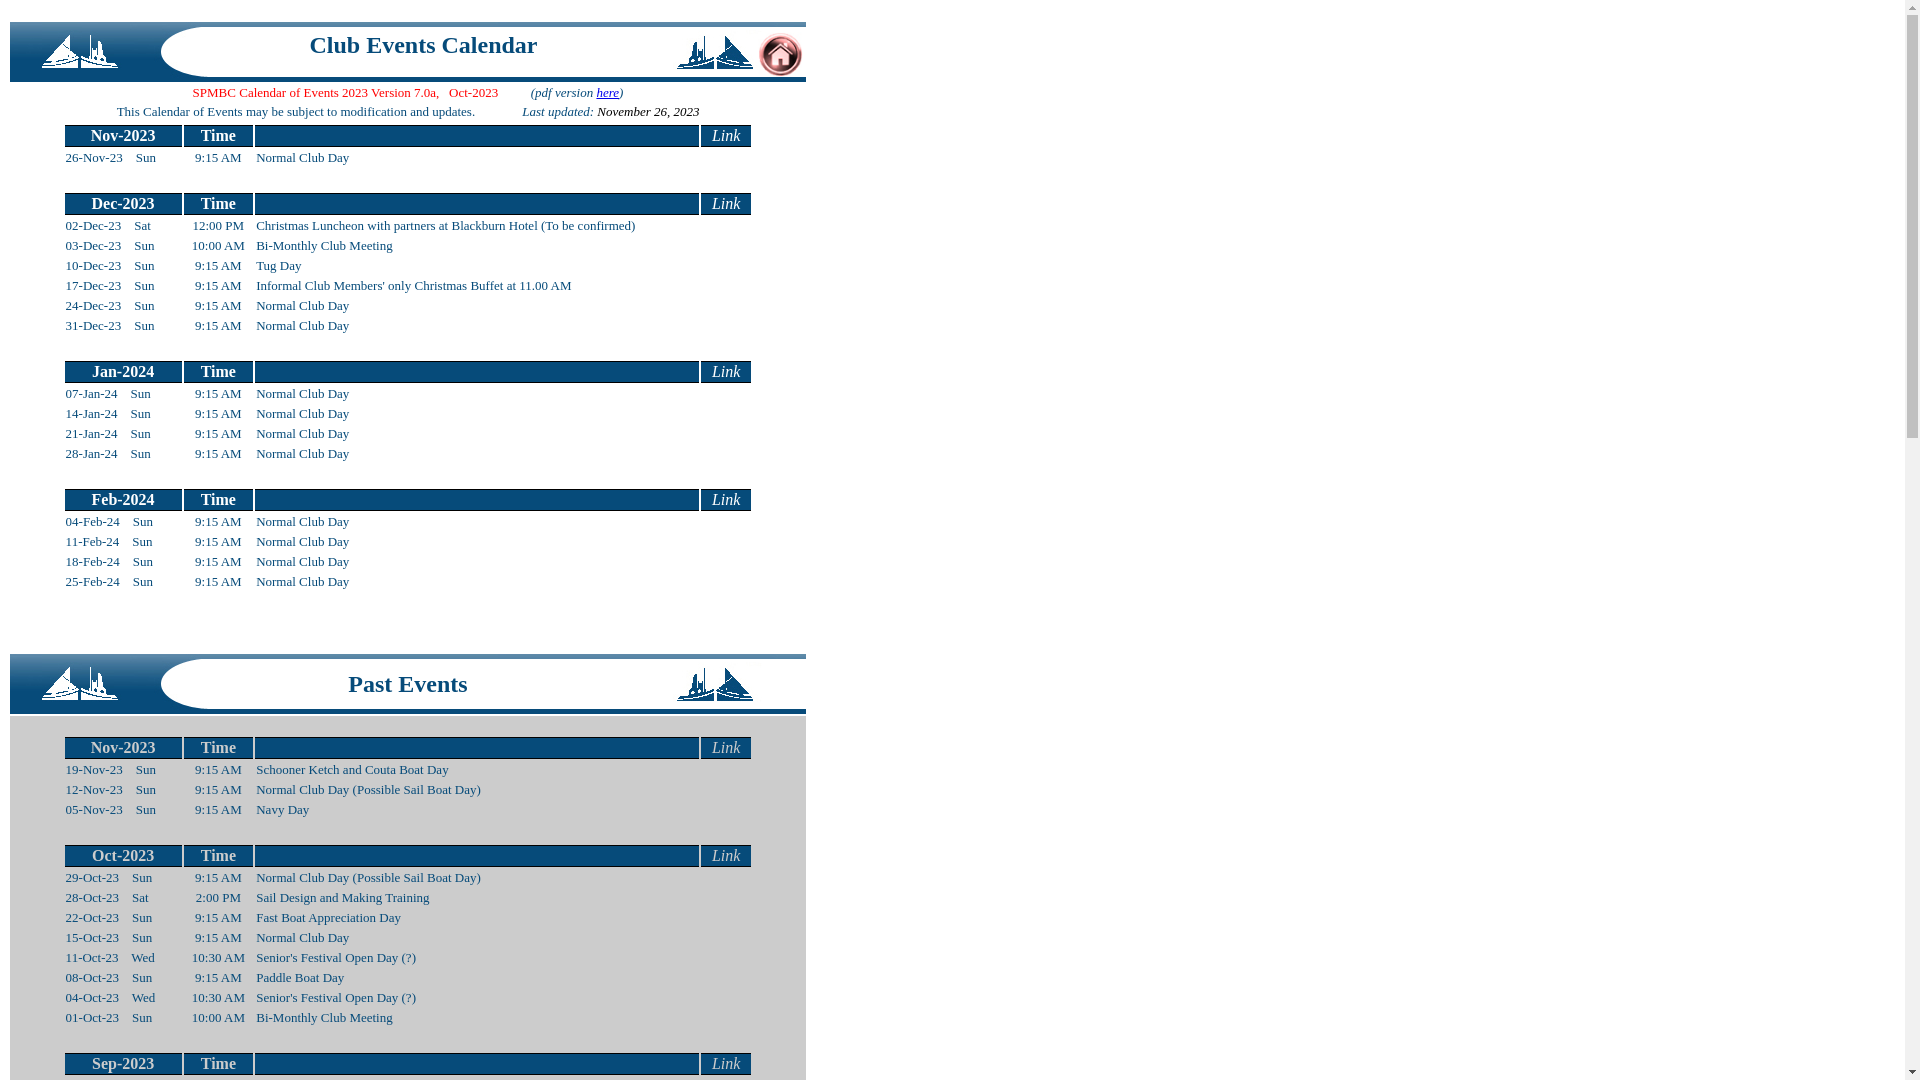  I want to click on 'here', so click(594, 92).